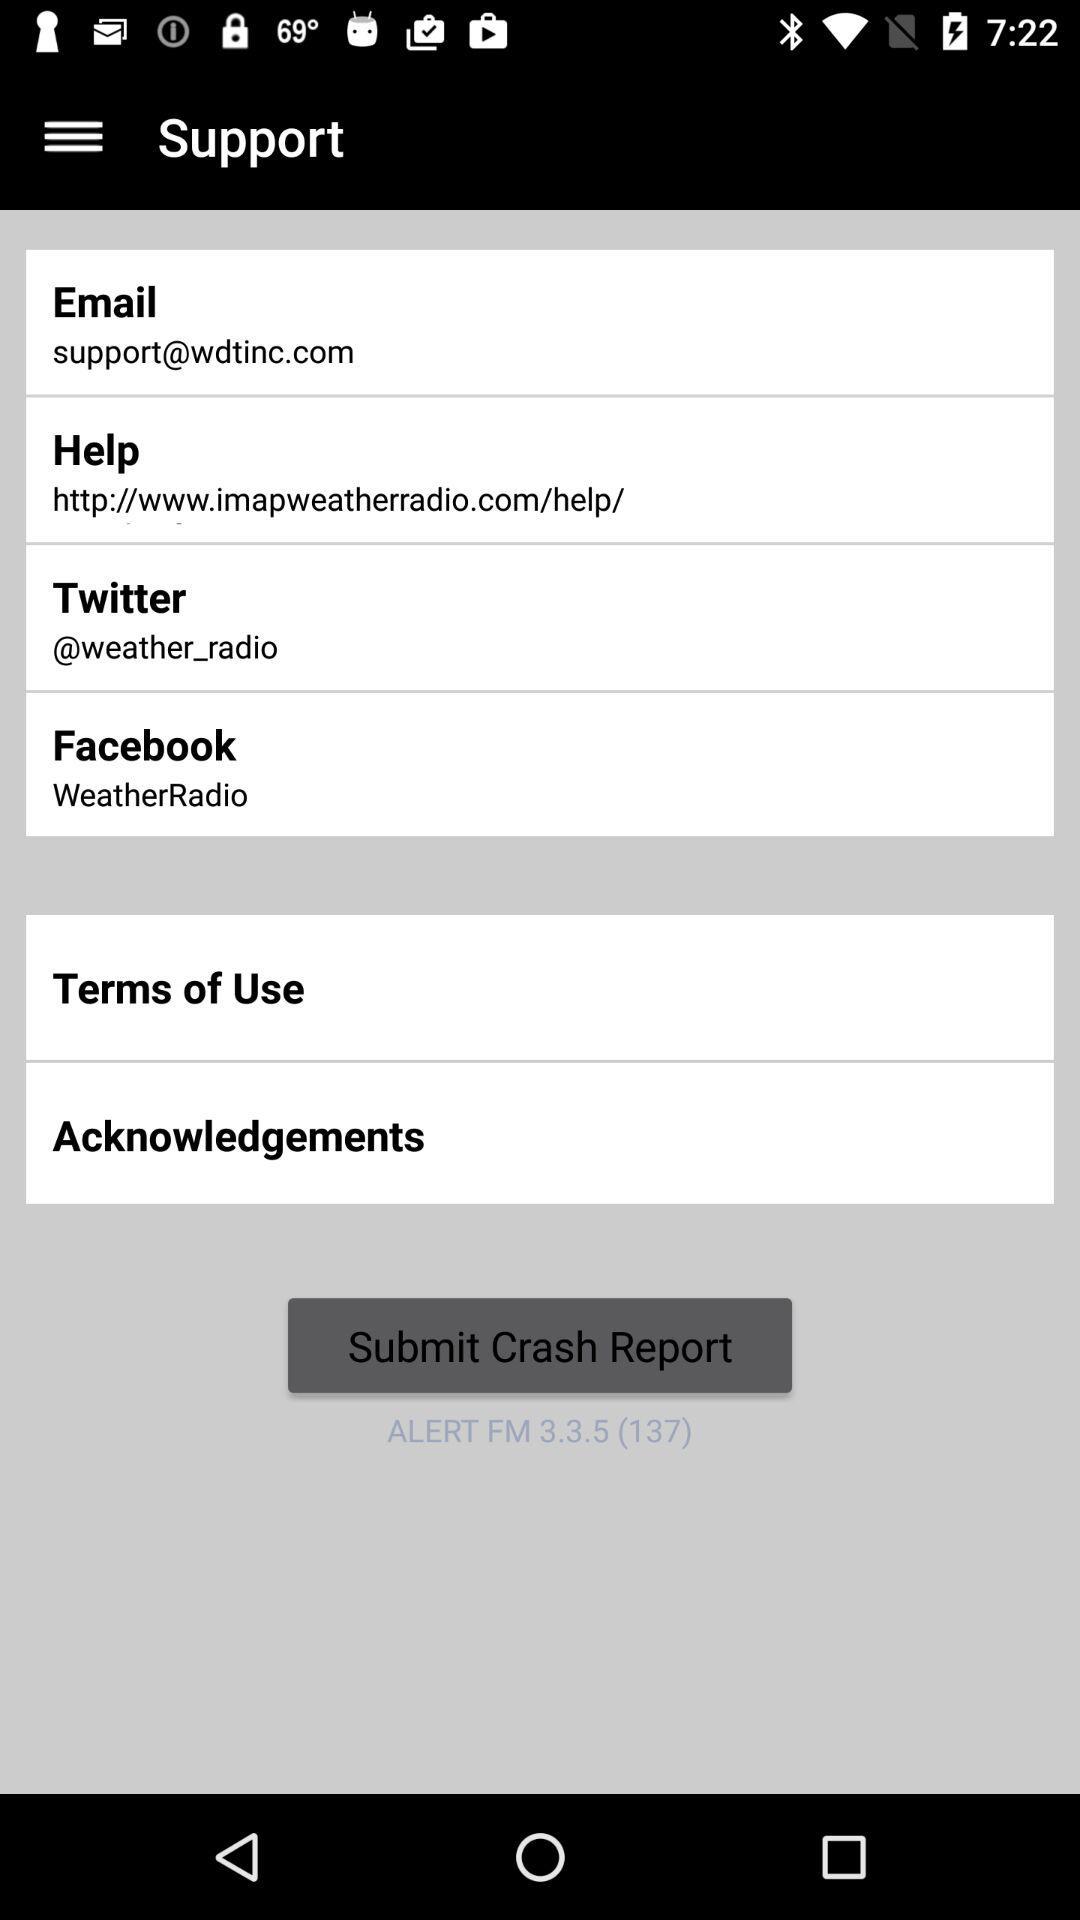  I want to click on the item below http www imapweatherradio, so click(358, 595).